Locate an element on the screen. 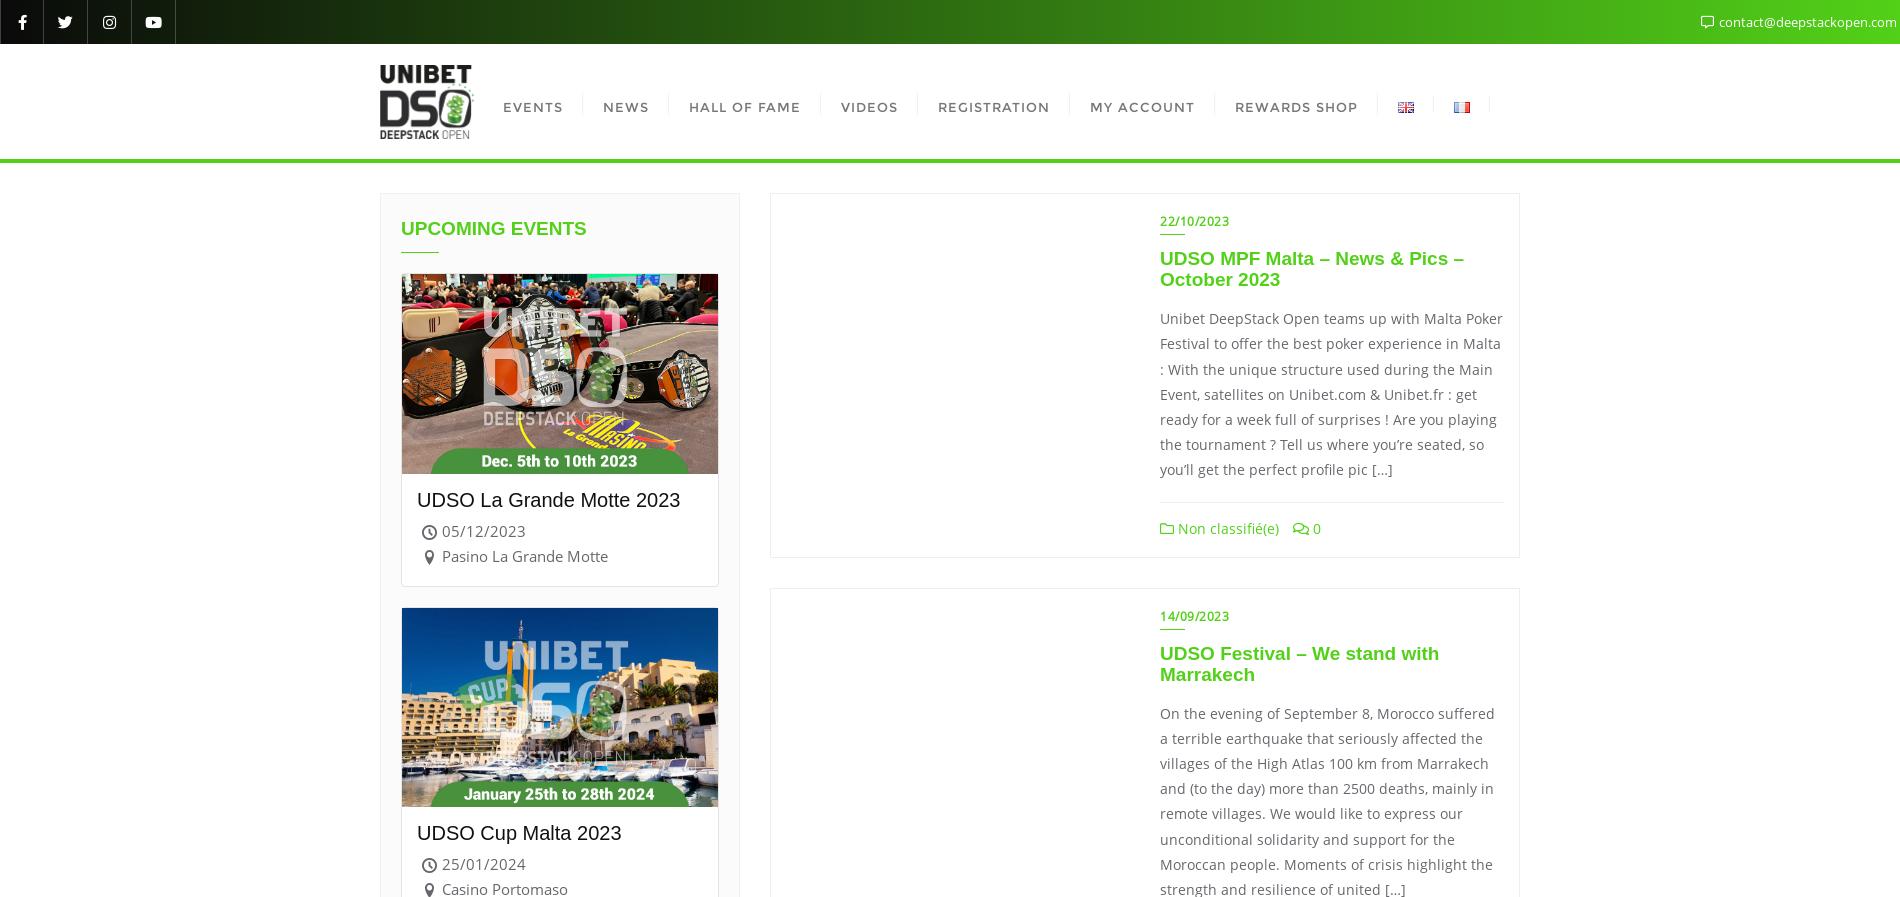  'Events' is located at coordinates (532, 105).